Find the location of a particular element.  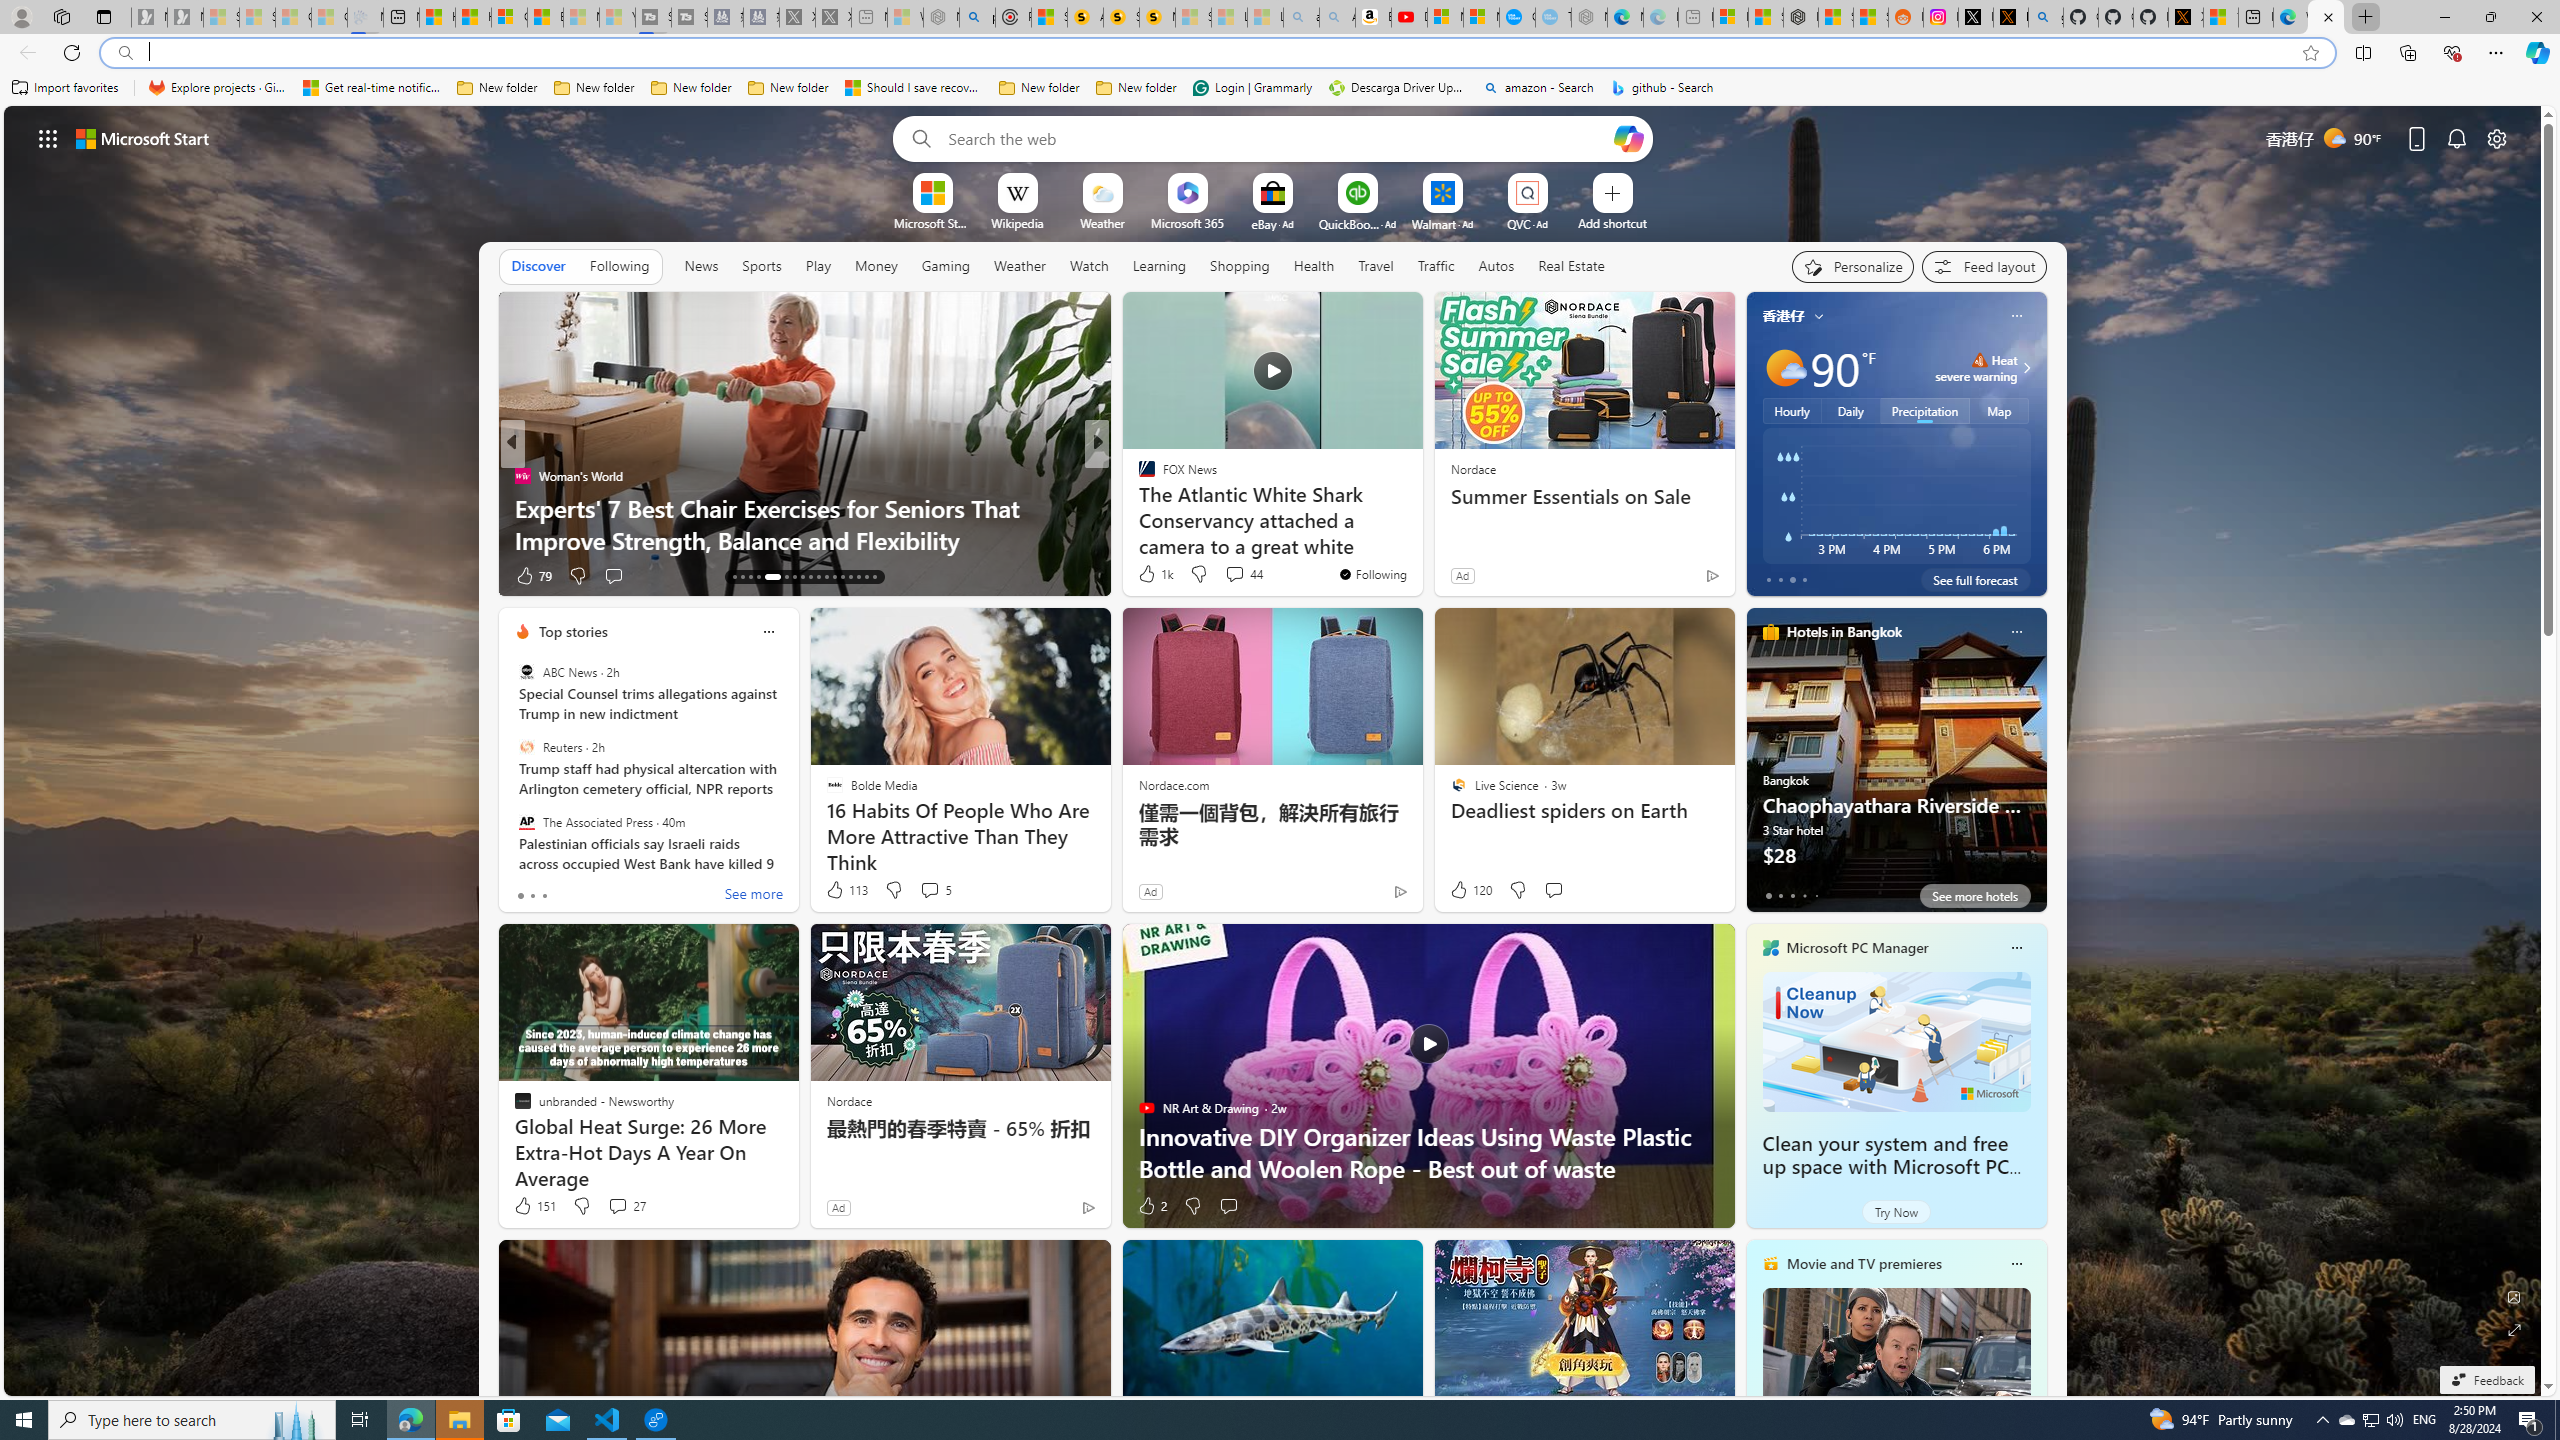

'Discover' is located at coordinates (538, 264).